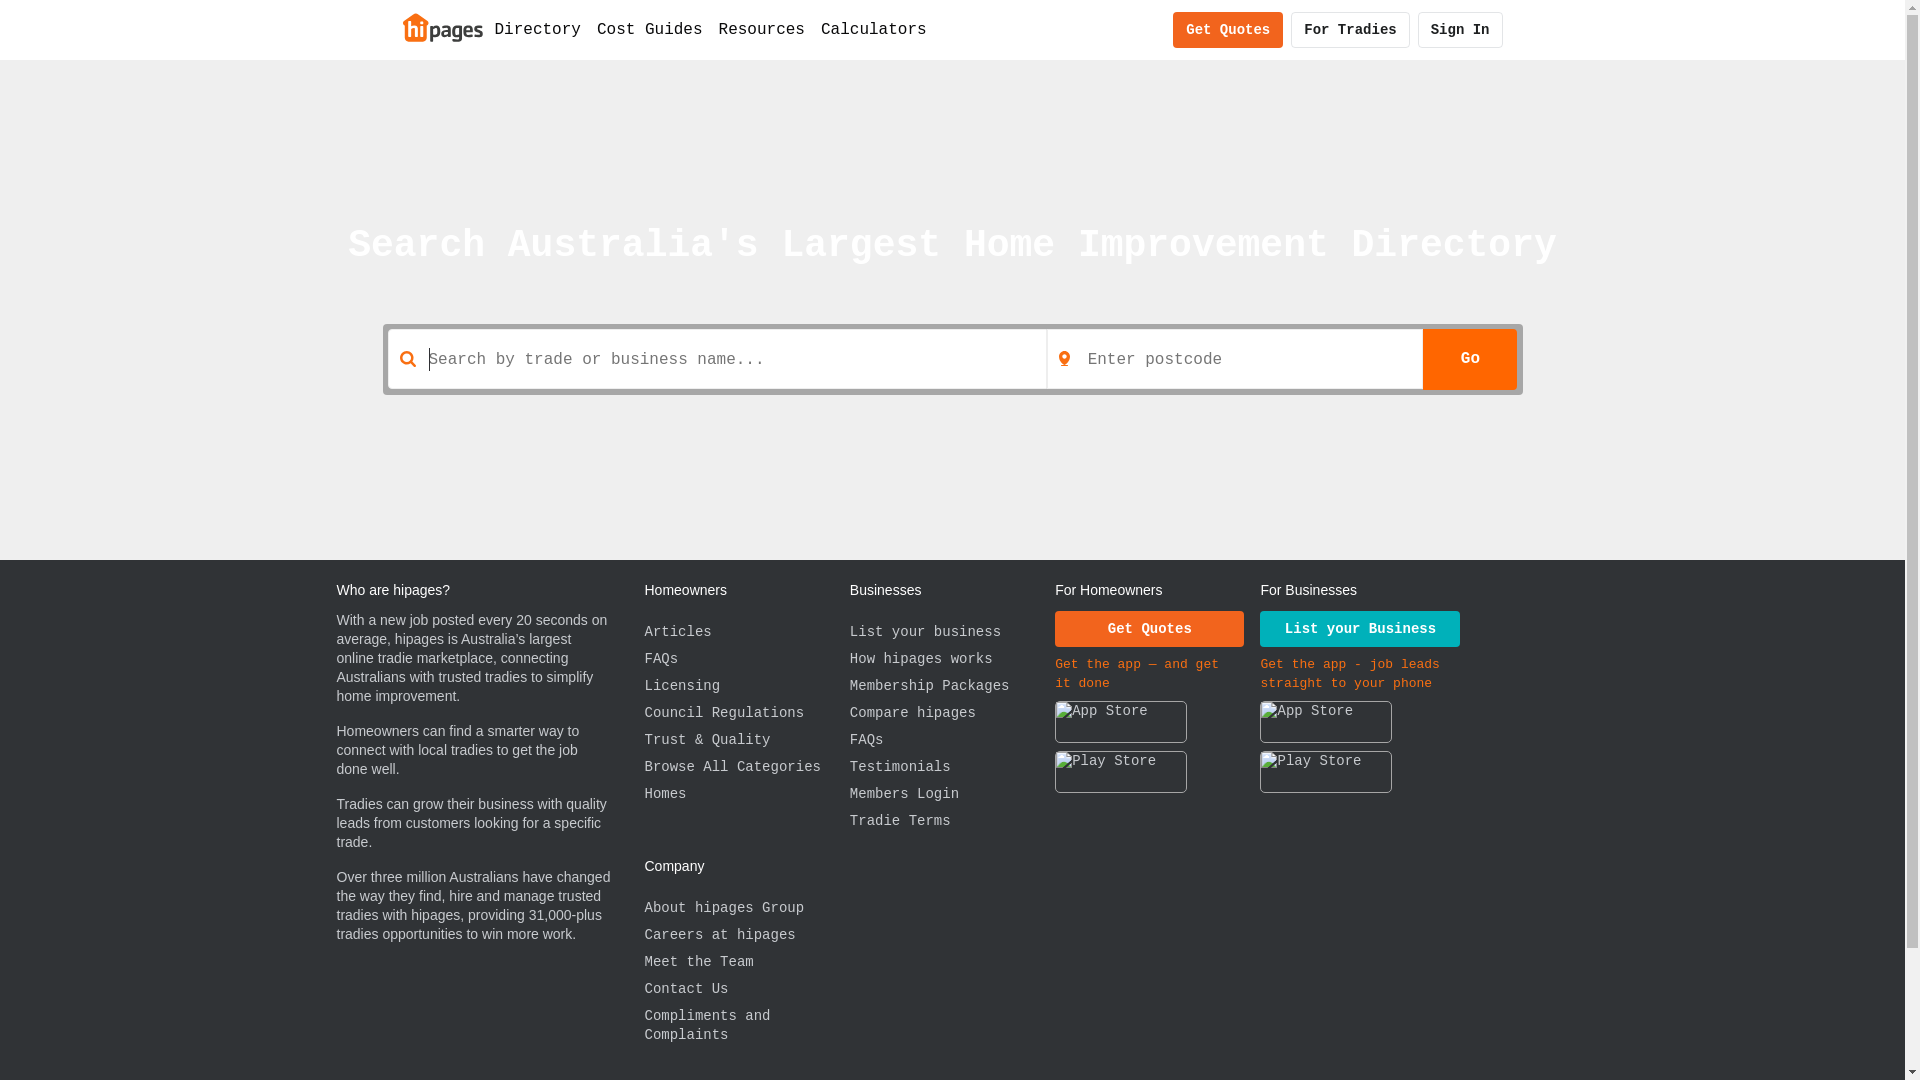 Image resolution: width=1920 pixels, height=1080 pixels. I want to click on 'Careers at hipages', so click(745, 935).